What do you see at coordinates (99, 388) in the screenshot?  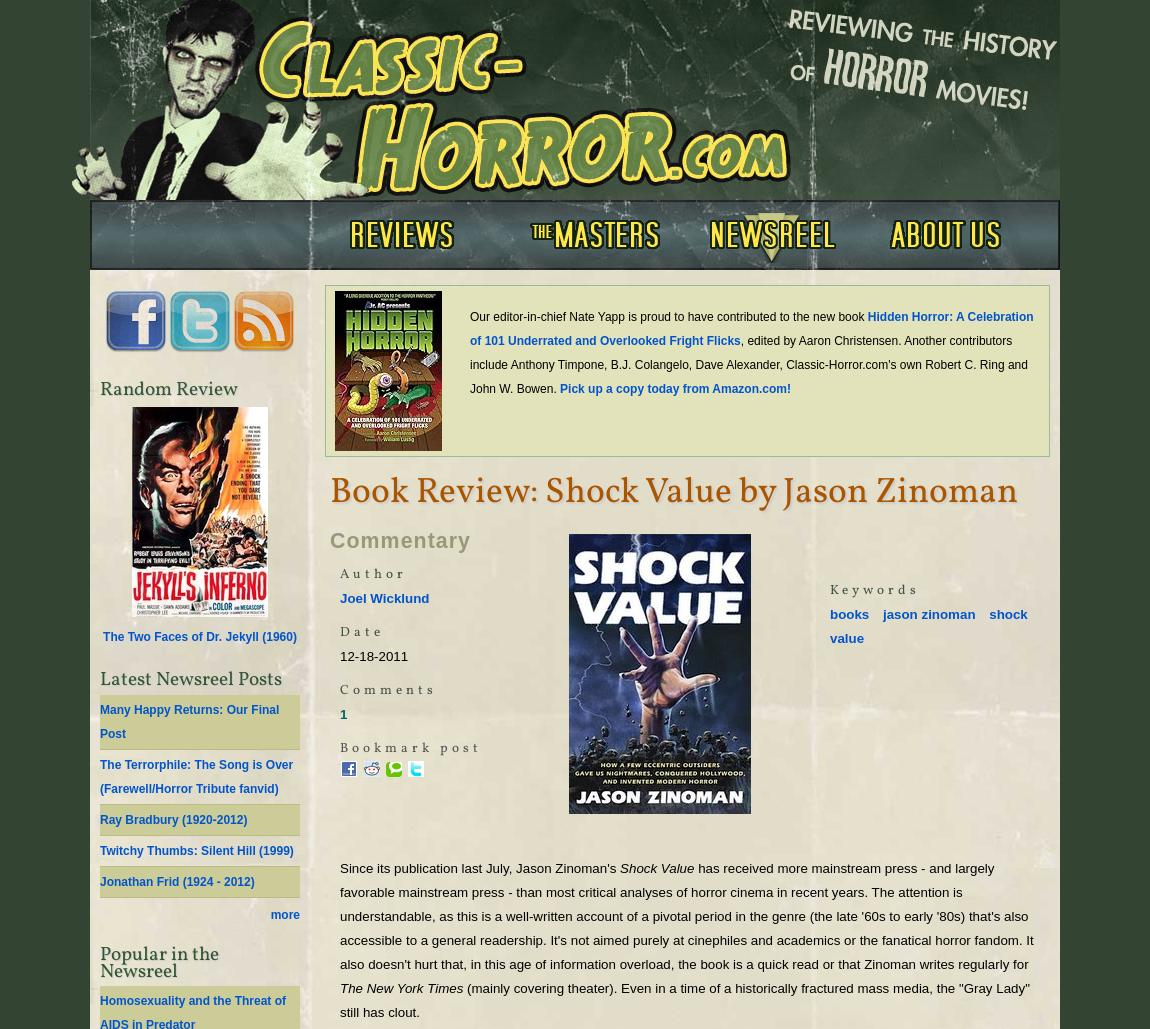 I see `'Random Review'` at bounding box center [99, 388].